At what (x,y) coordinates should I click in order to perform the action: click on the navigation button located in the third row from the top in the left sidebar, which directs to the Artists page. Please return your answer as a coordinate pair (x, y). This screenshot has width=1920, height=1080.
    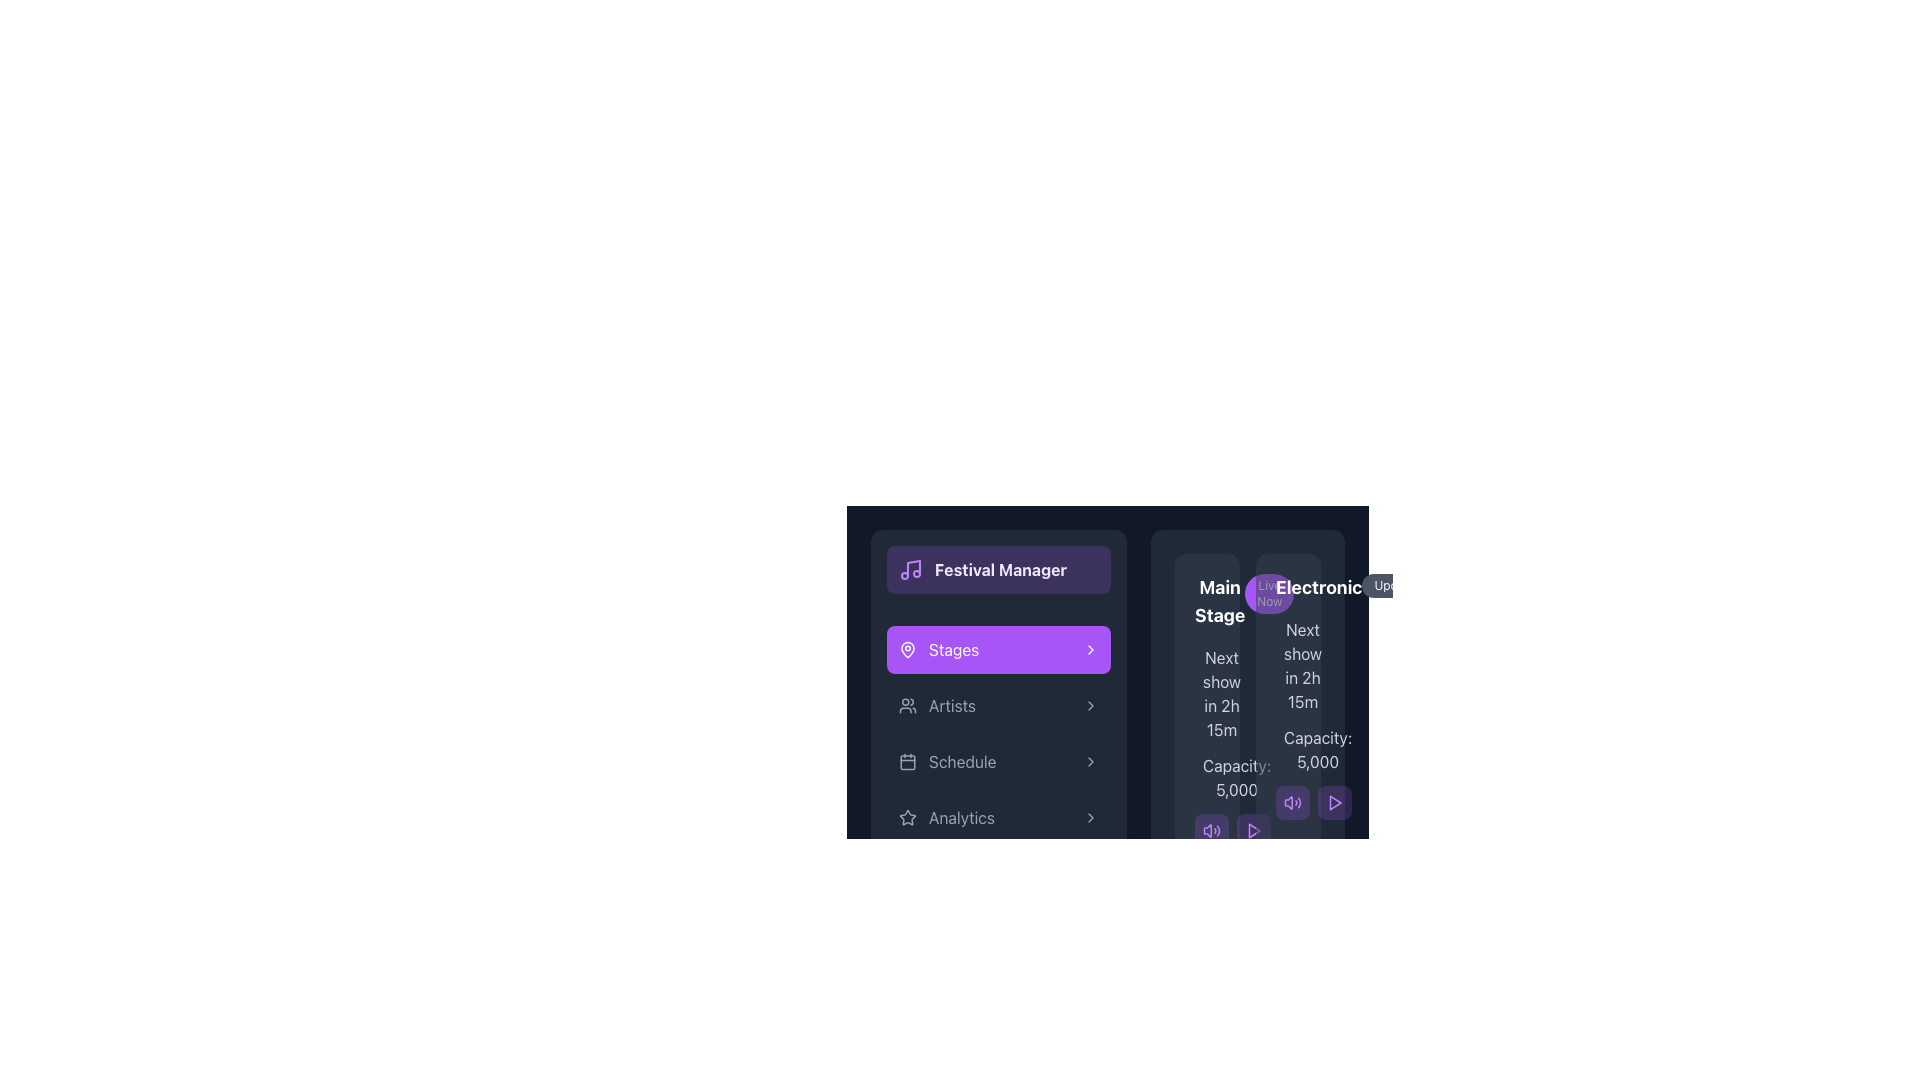
    Looking at the image, I should click on (998, 704).